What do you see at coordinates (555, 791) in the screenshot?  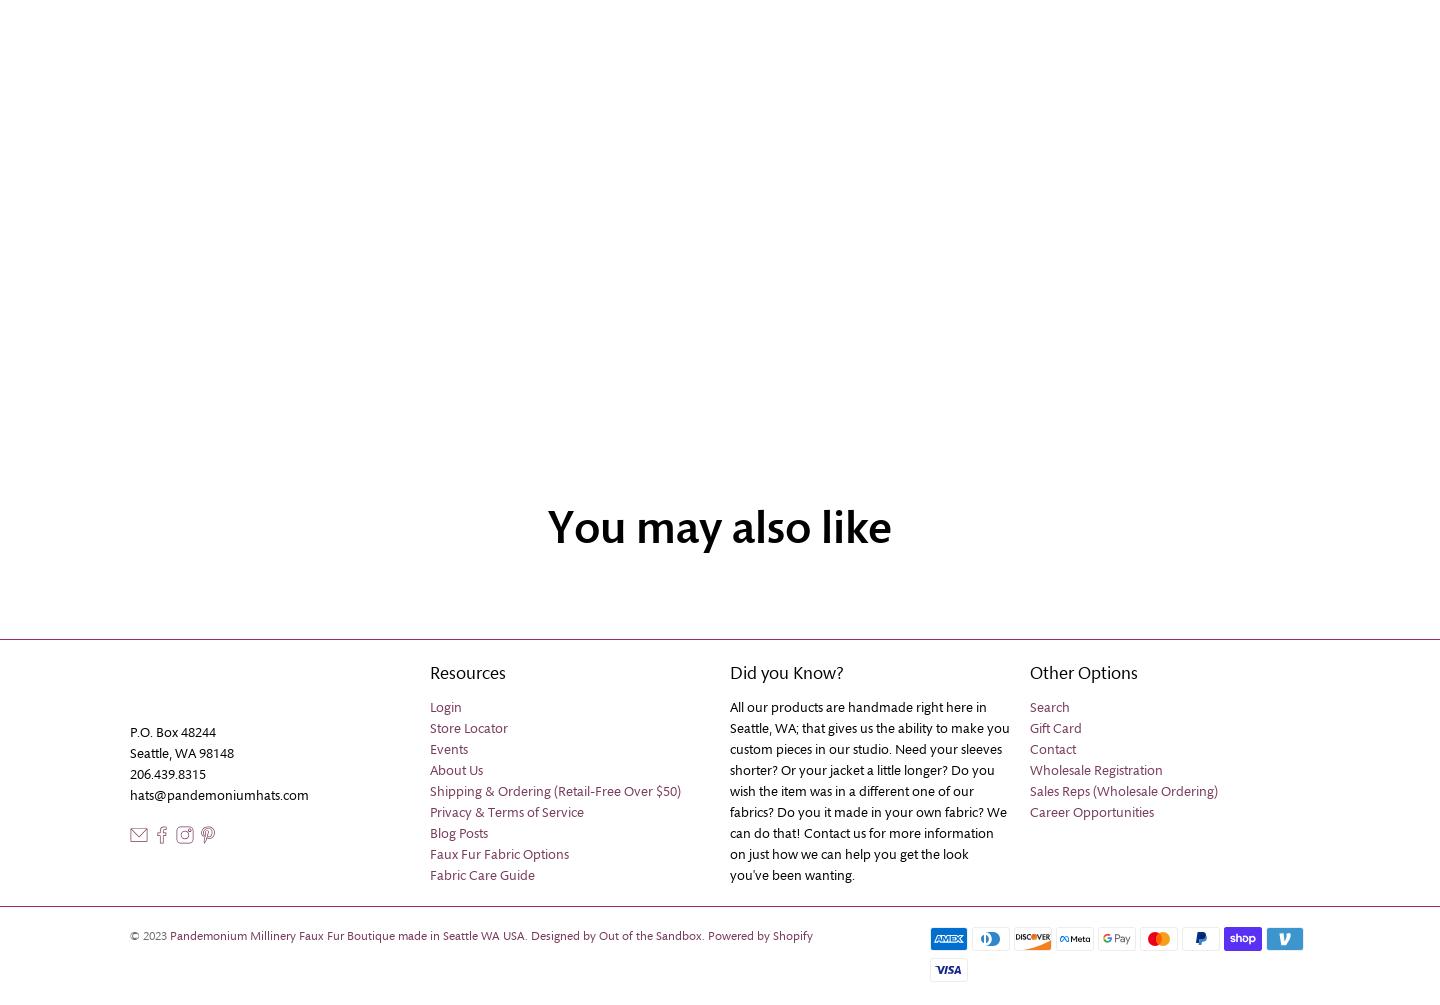 I see `'Shipping & Ordering (Retail-Free Over $50)'` at bounding box center [555, 791].